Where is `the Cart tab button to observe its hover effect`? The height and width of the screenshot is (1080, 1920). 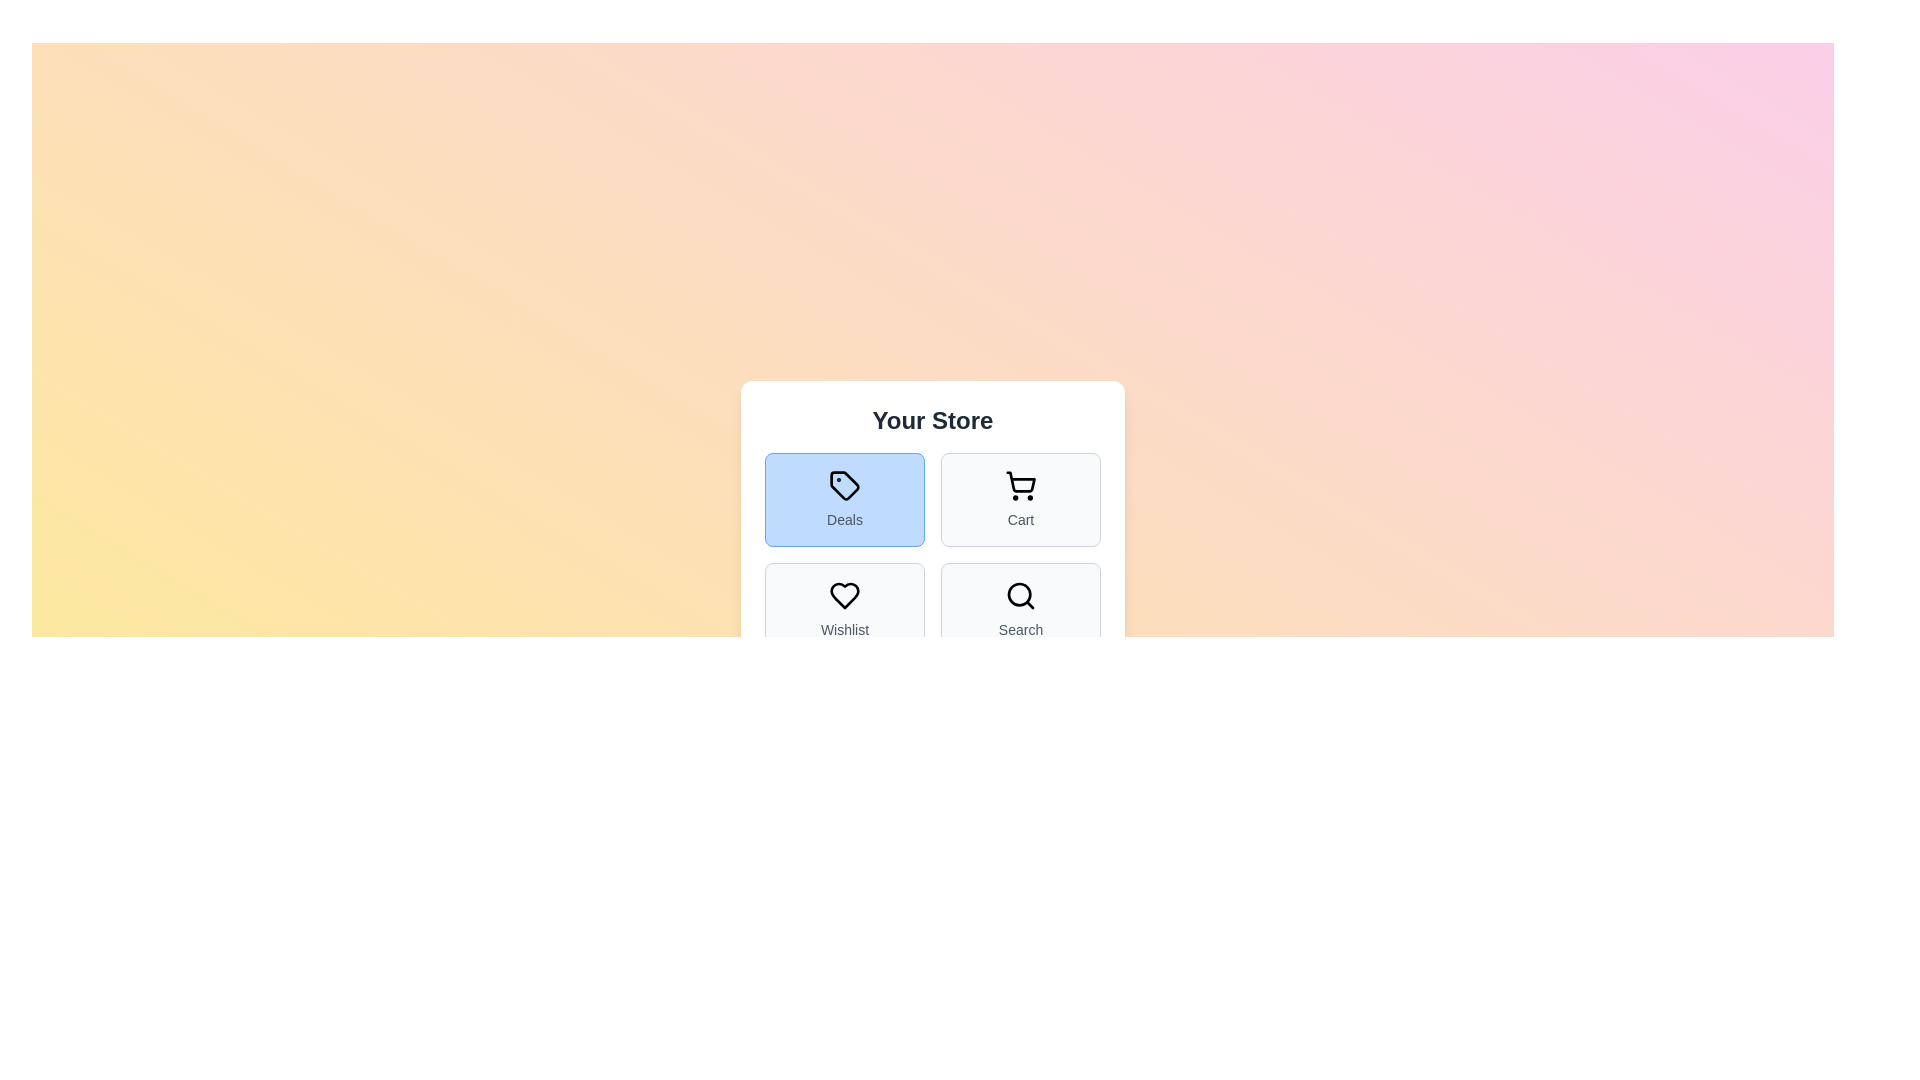 the Cart tab button to observe its hover effect is located at coordinates (1021, 499).